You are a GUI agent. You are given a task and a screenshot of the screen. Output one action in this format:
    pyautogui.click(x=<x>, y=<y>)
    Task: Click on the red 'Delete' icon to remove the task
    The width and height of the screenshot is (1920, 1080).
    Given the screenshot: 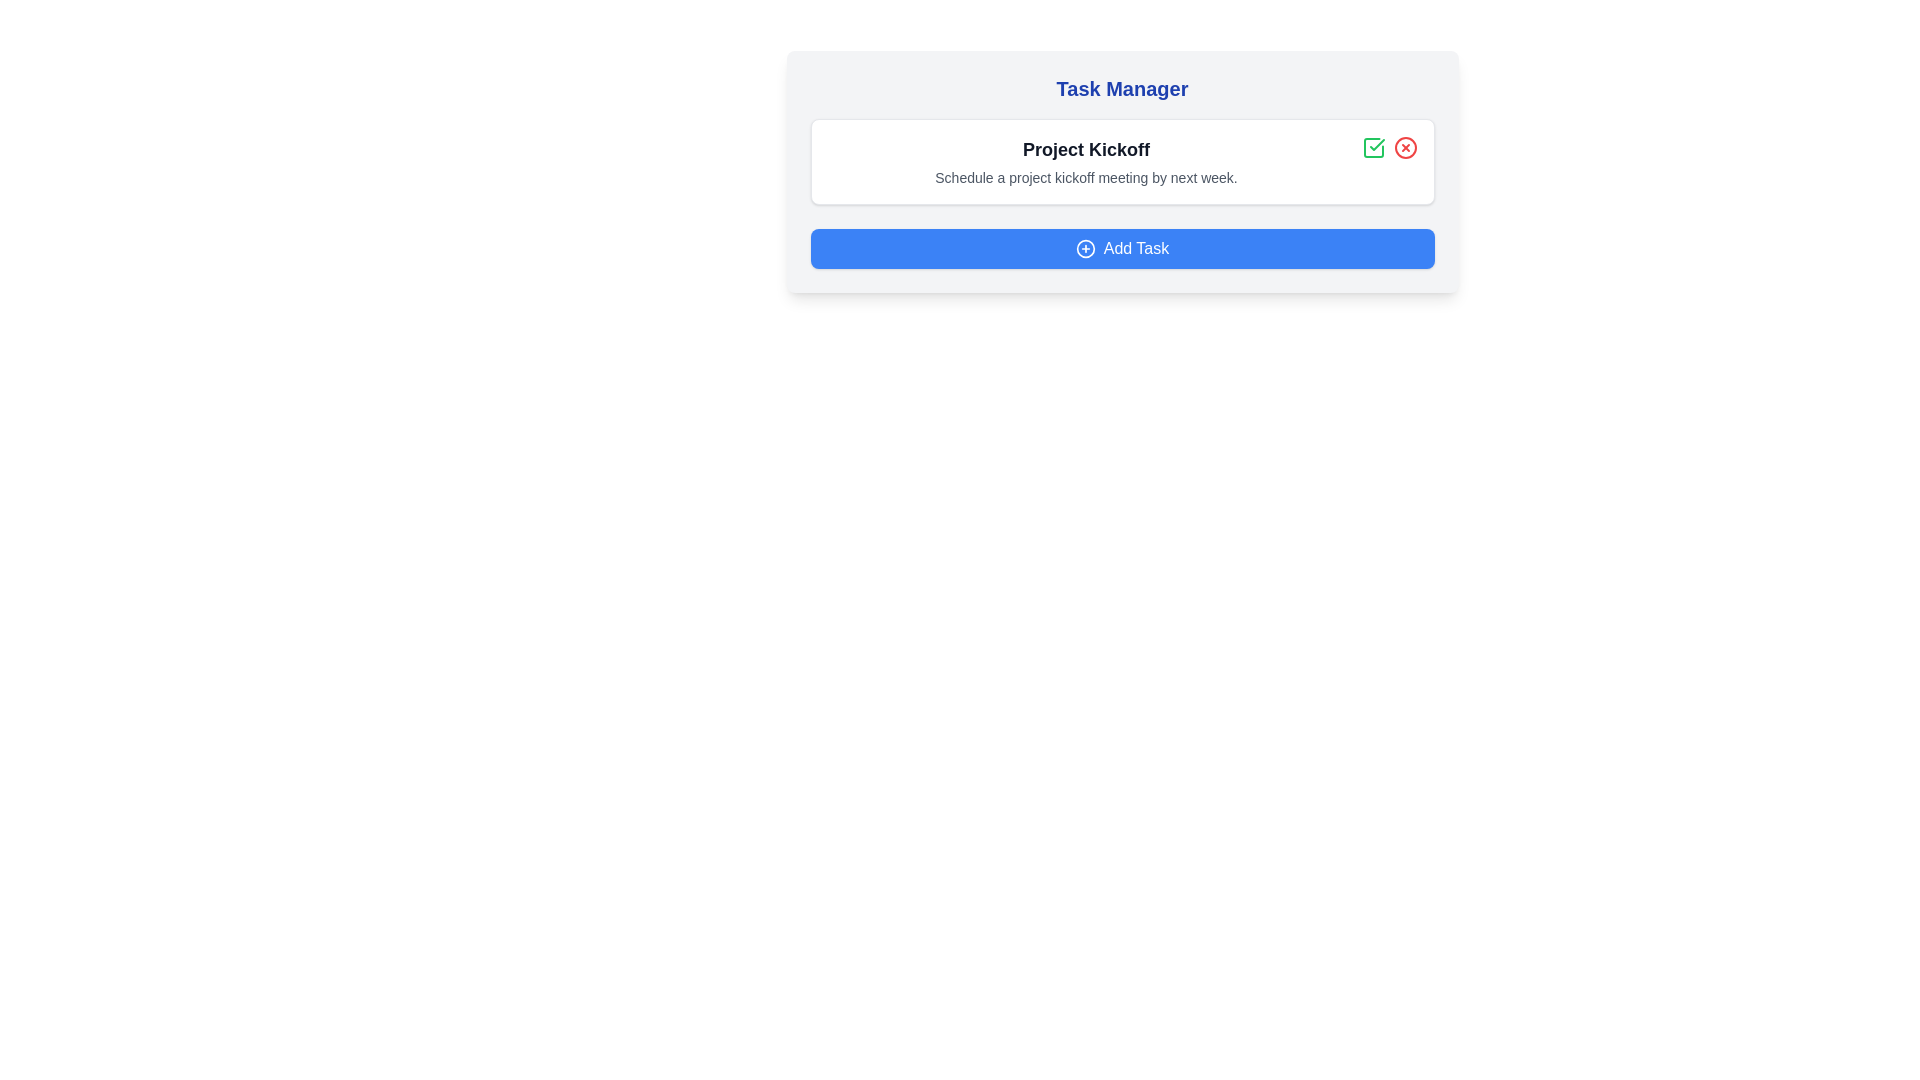 What is the action you would take?
    pyautogui.click(x=1404, y=146)
    